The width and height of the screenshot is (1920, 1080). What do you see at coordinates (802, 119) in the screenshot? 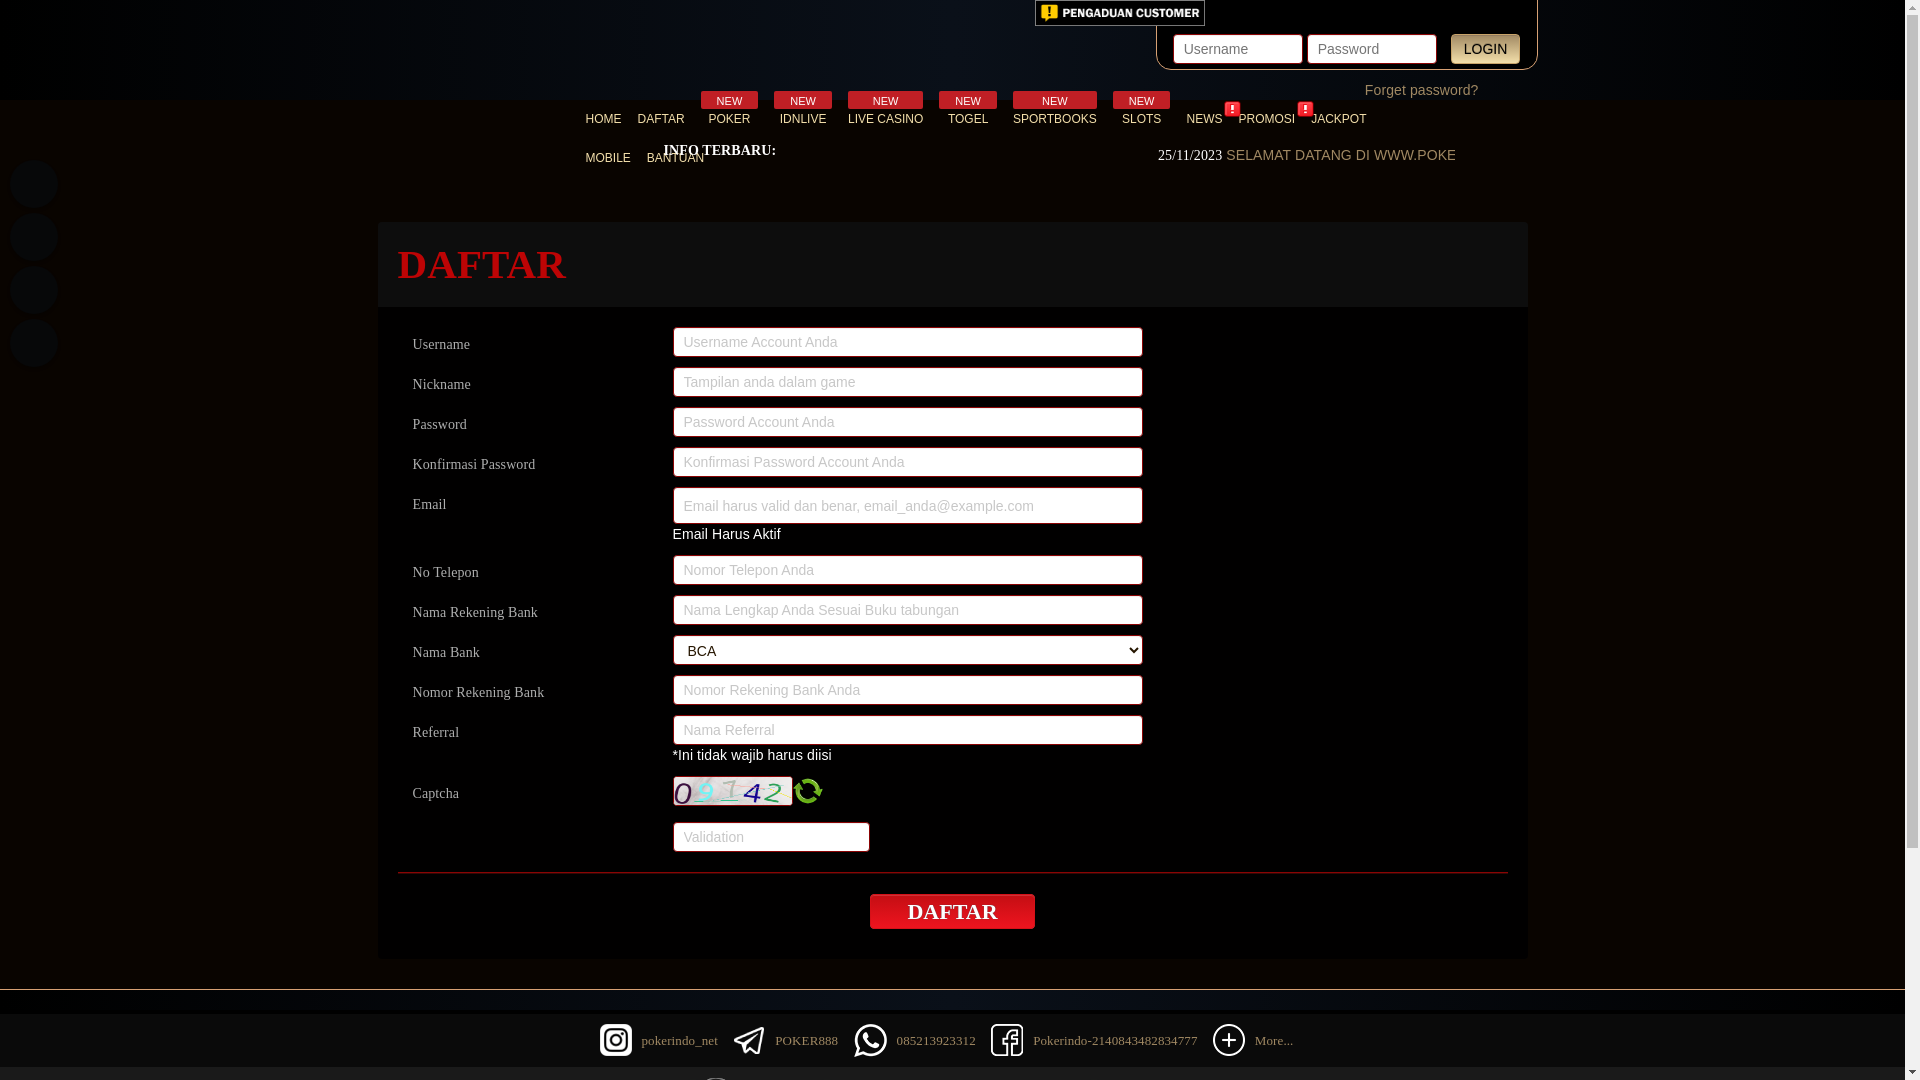
I see `'NEW` at bounding box center [802, 119].